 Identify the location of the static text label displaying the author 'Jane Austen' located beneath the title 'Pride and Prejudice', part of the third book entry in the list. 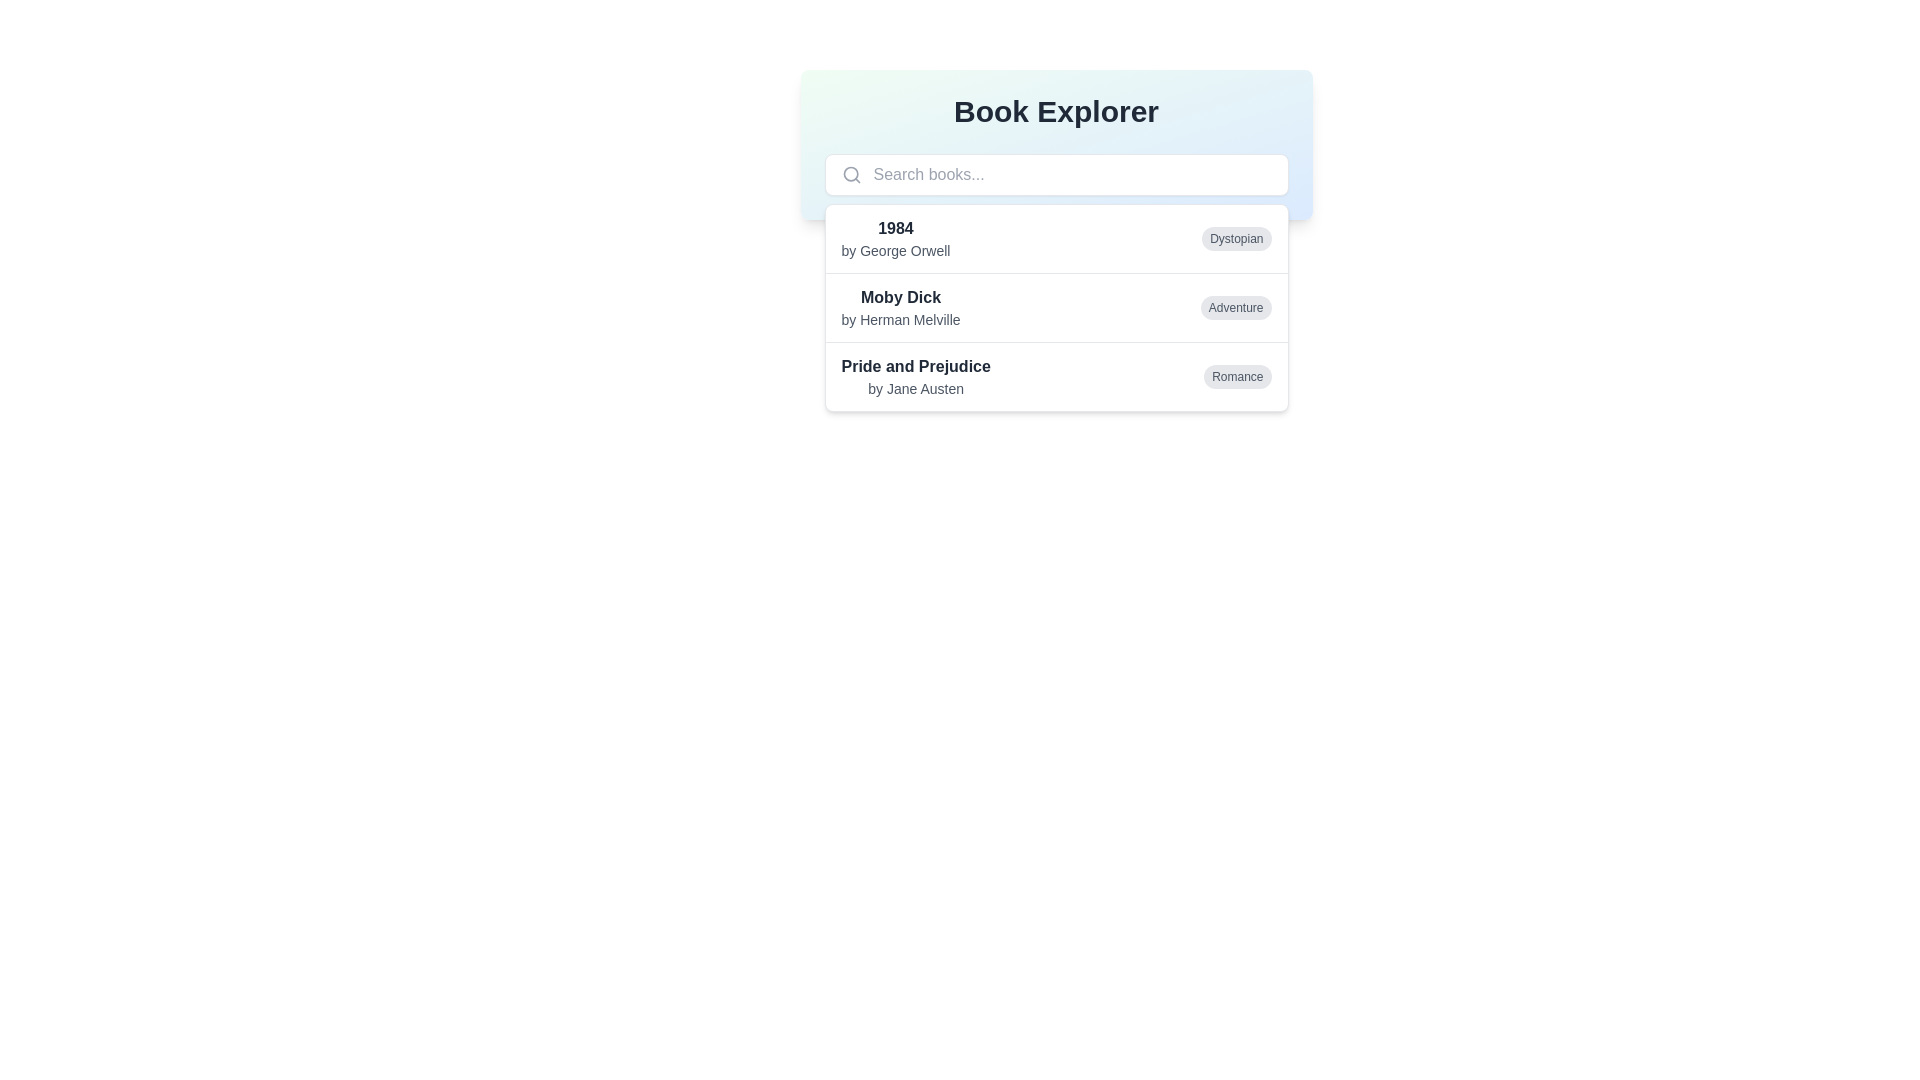
(915, 389).